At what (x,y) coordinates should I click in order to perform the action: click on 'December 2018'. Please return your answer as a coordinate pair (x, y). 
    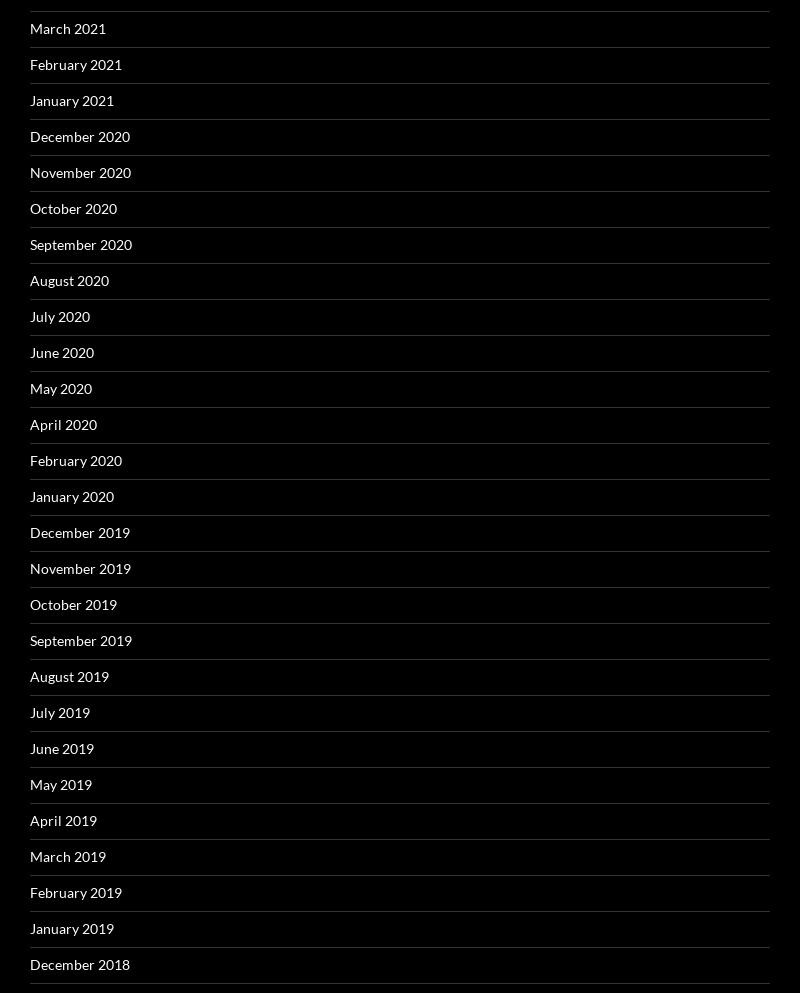
    Looking at the image, I should click on (80, 963).